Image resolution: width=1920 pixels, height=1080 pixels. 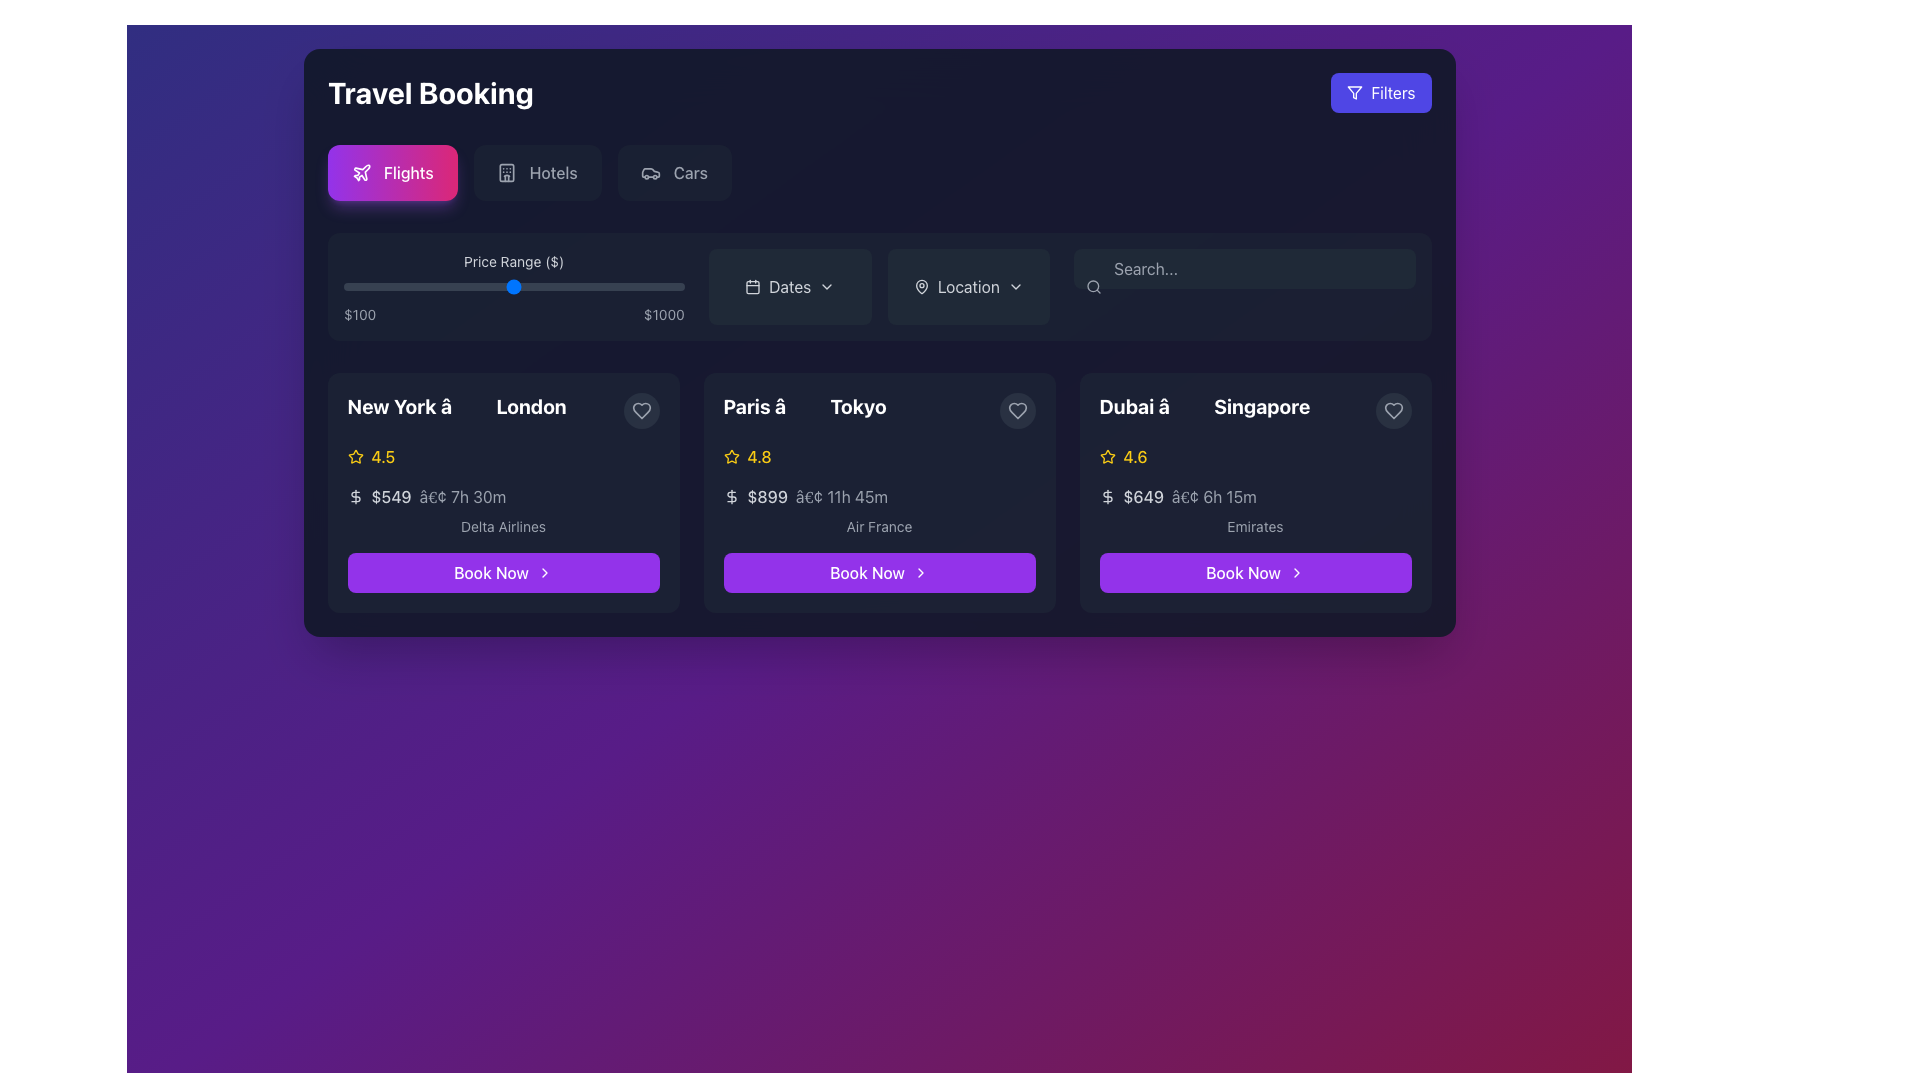 What do you see at coordinates (651, 172) in the screenshot?
I see `the 'Cars' icon, which is the third option from the left in the top center group of options labeled 'Flights', 'Hotels', and 'Cars'` at bounding box center [651, 172].